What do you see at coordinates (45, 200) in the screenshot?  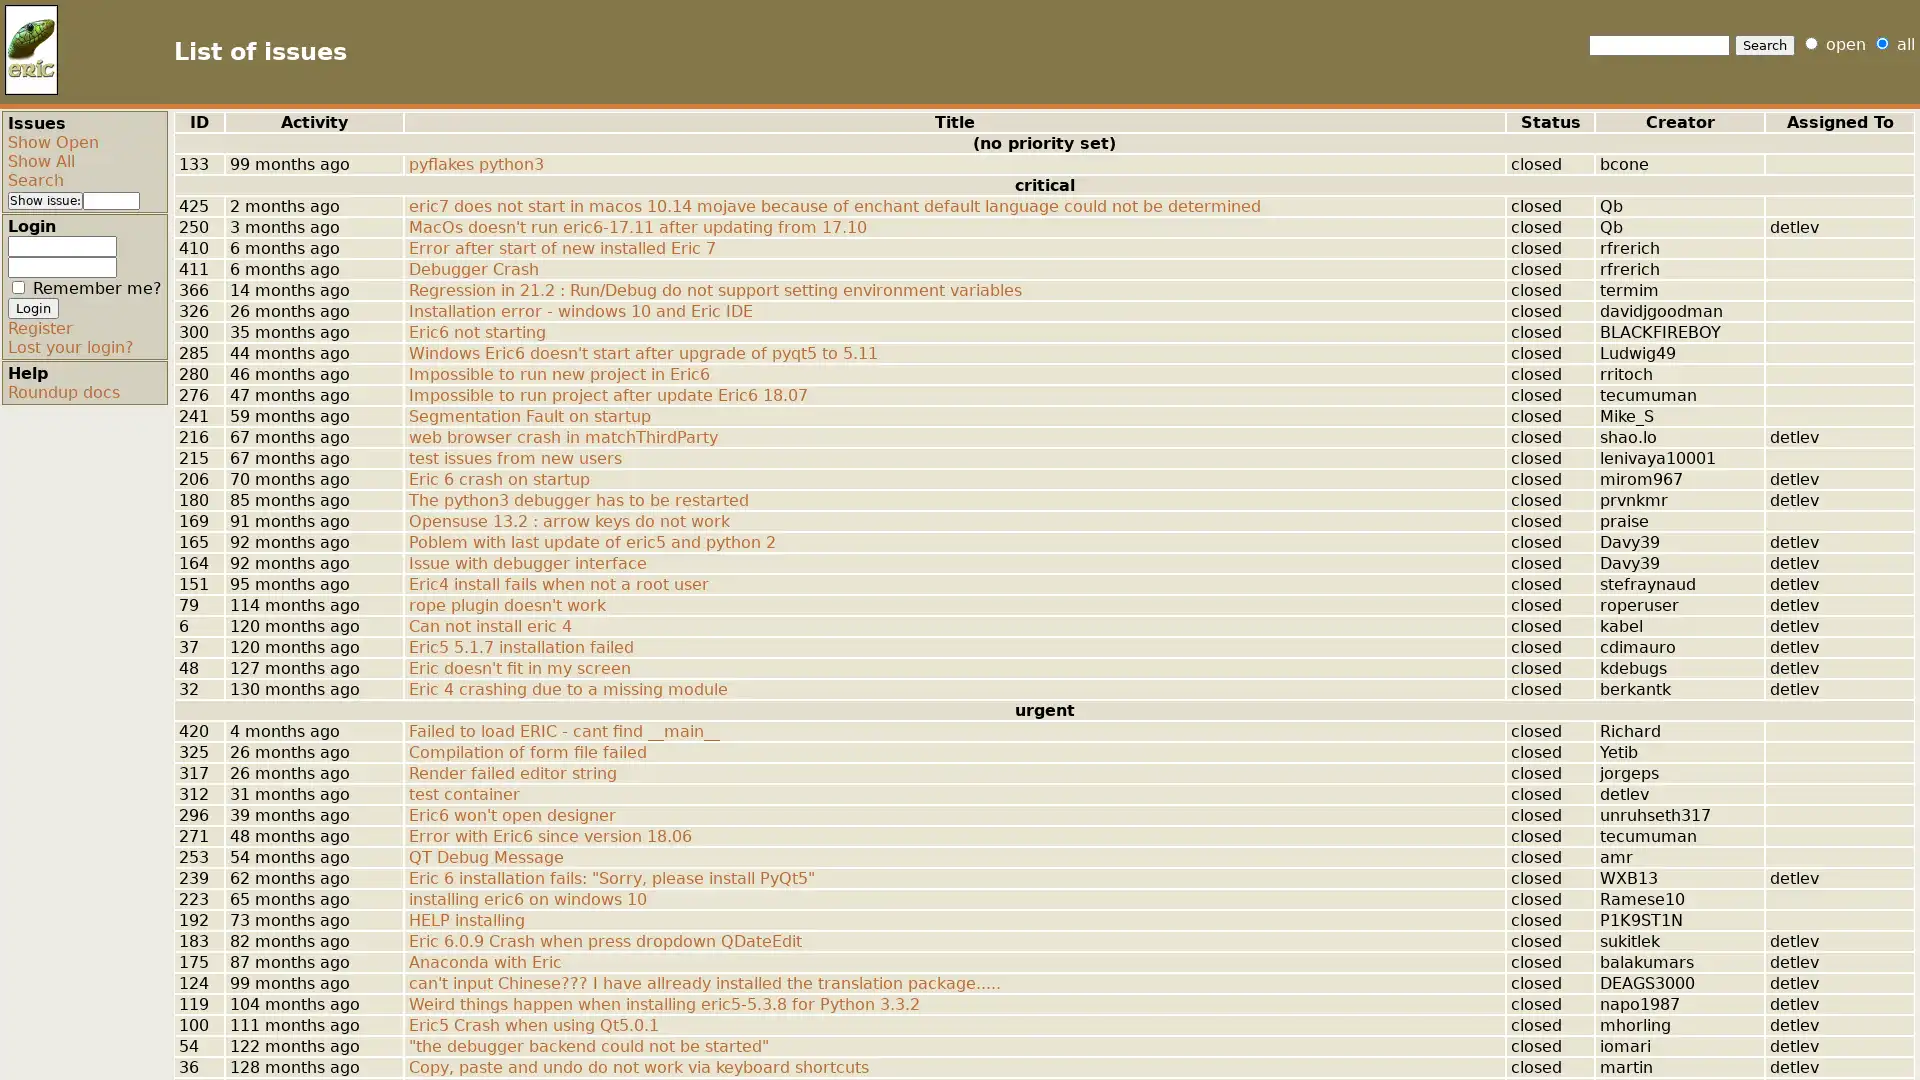 I see `Show issue:` at bounding box center [45, 200].